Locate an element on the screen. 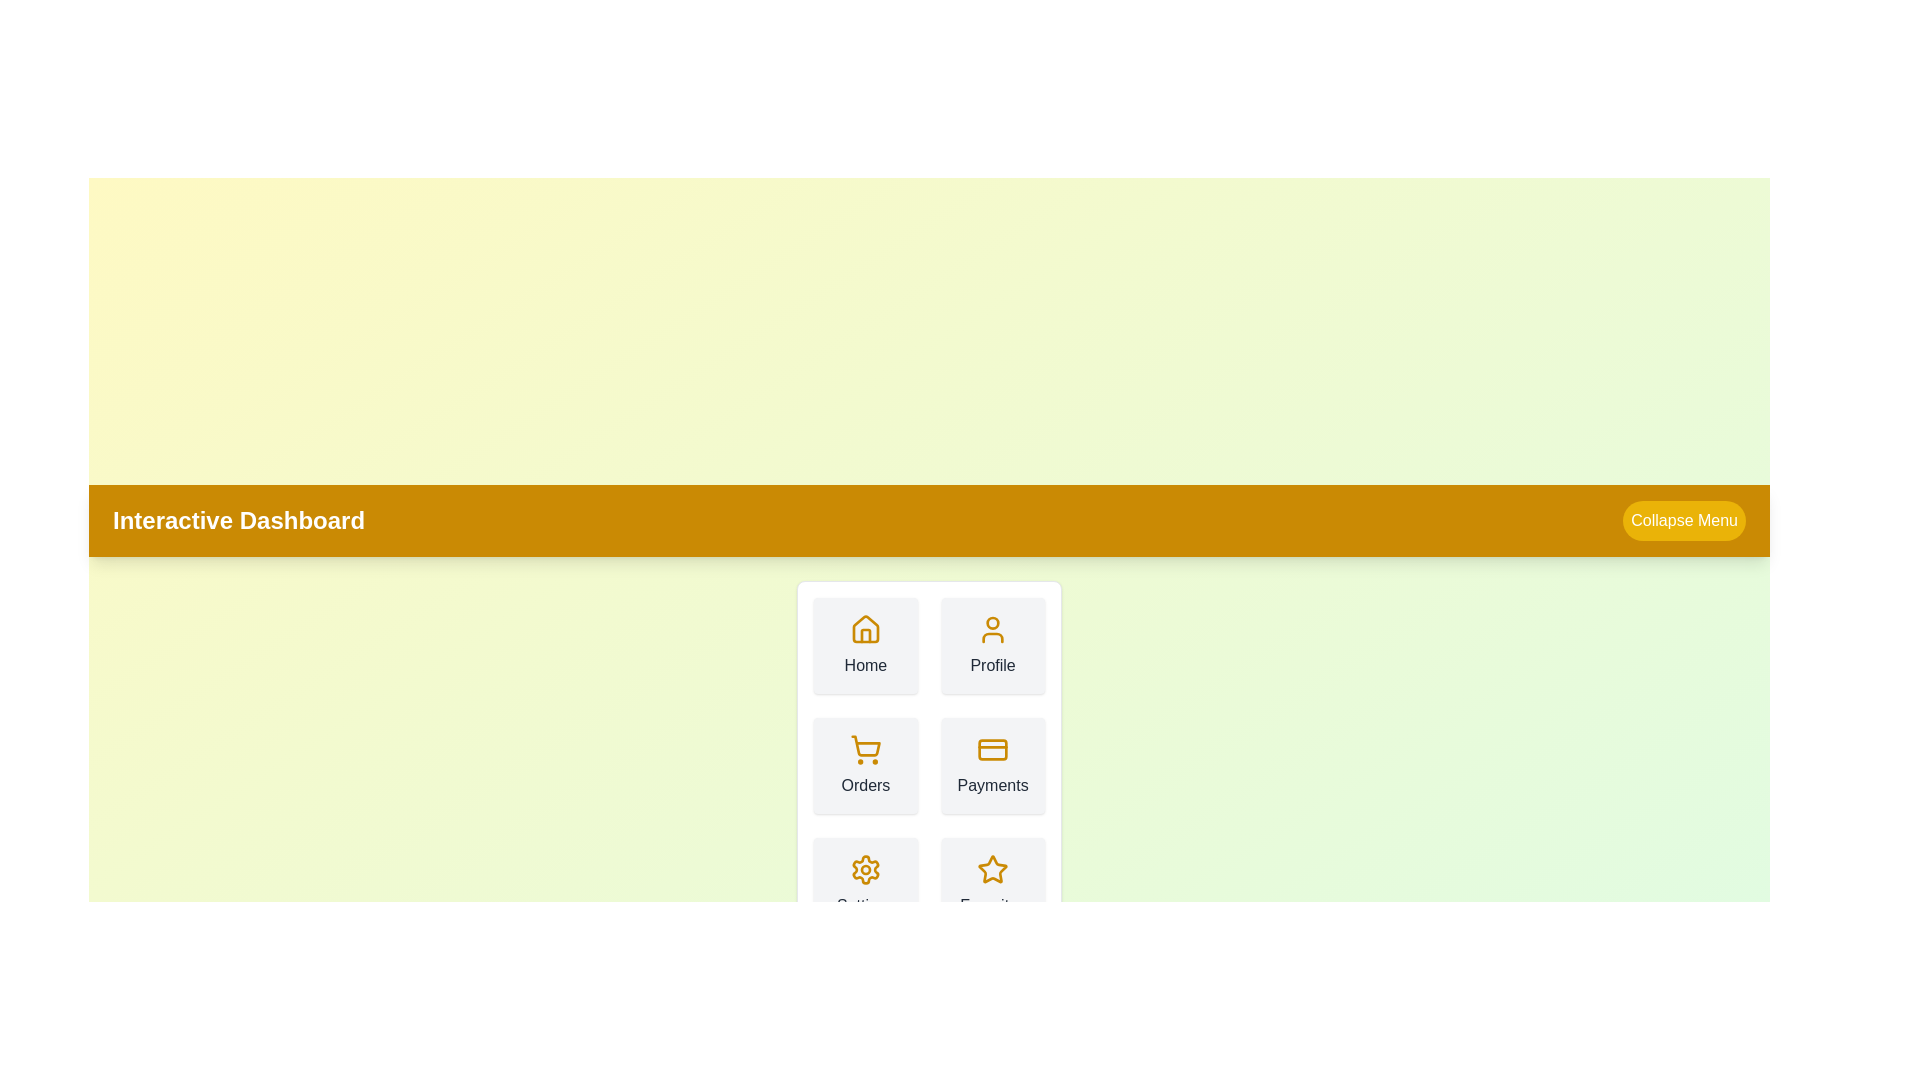  the 'Profile' button in the menu is located at coordinates (993, 645).